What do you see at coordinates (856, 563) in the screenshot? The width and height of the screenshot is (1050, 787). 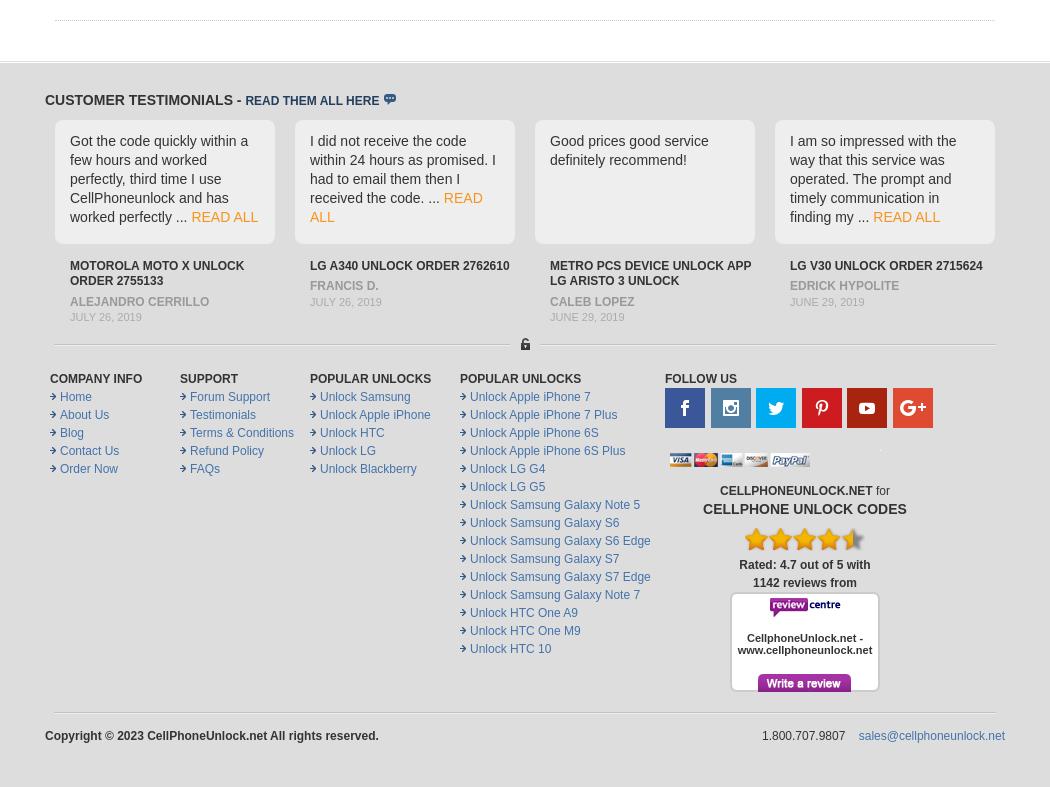 I see `'with'` at bounding box center [856, 563].